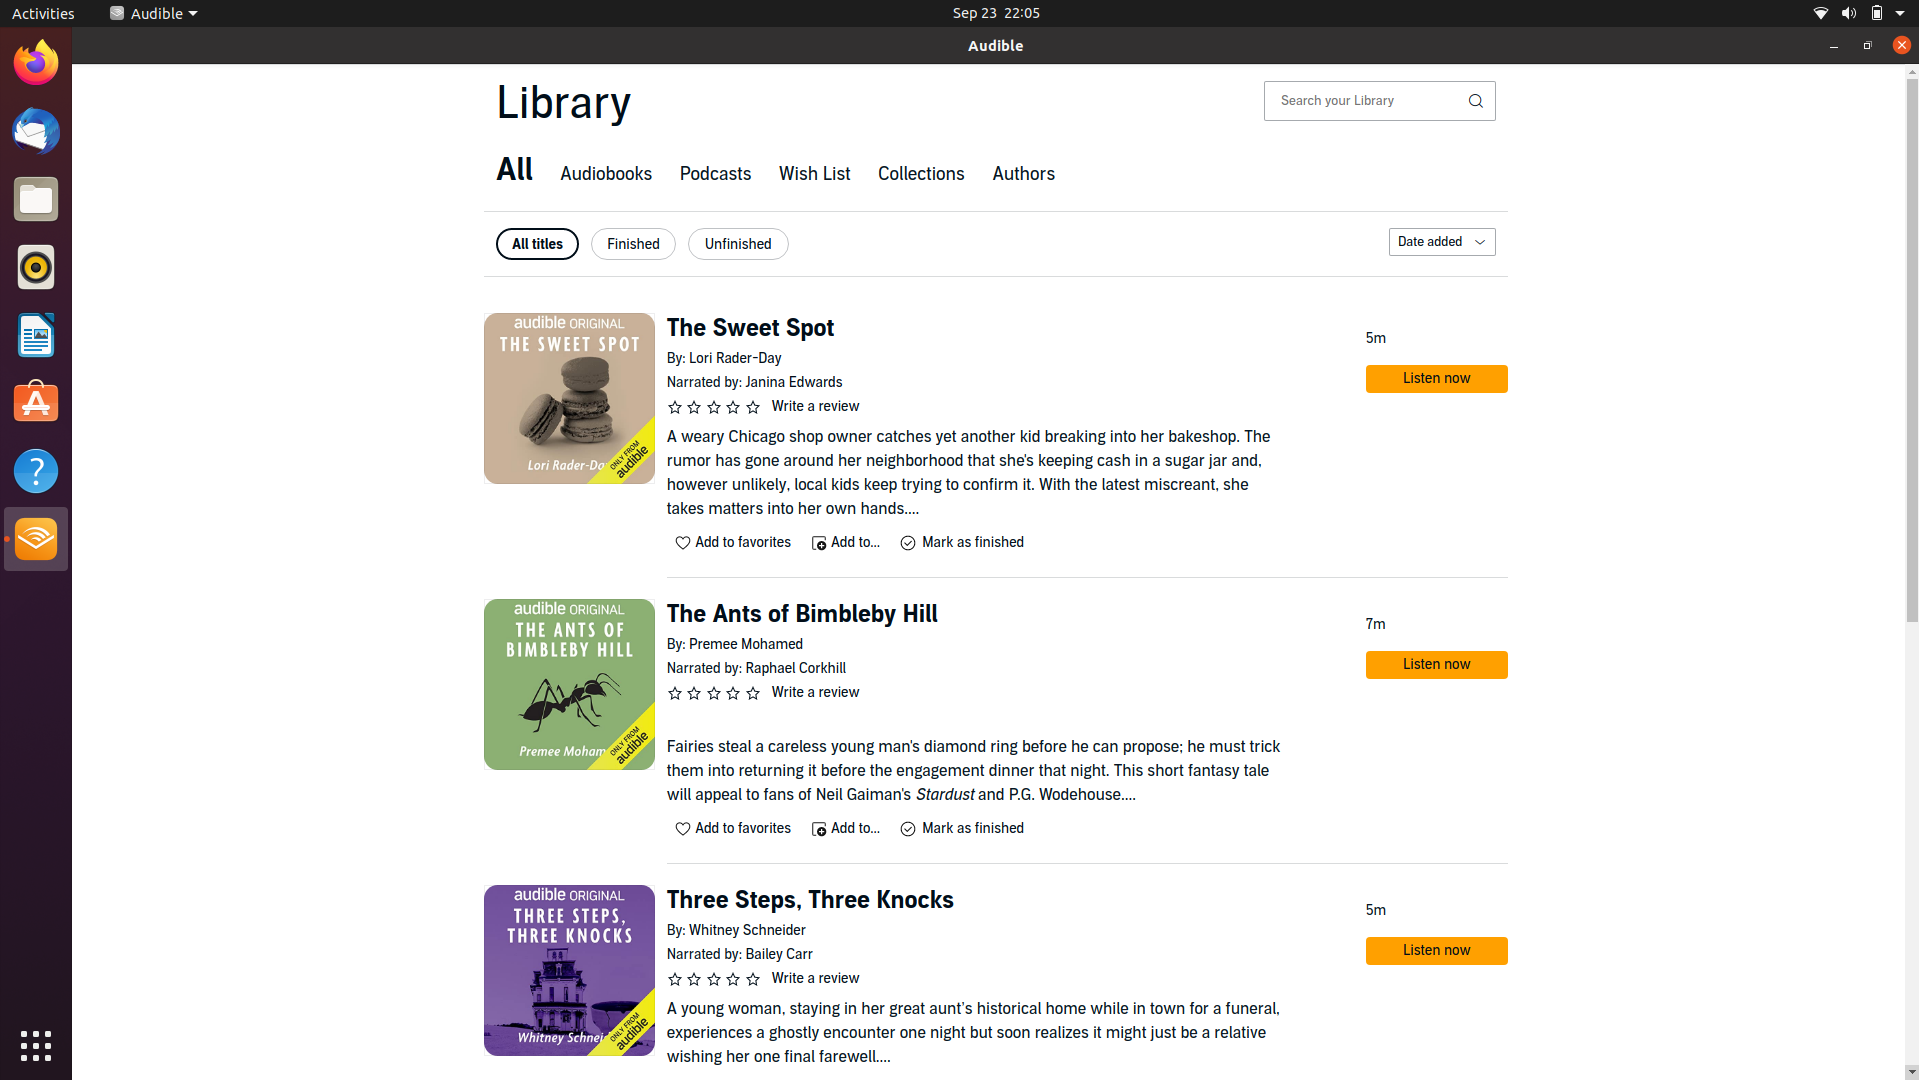 The width and height of the screenshot is (1919, 1080). I want to click on Mark "The Sweet Spot" as finished and check if it is there in finished tab, so click(960, 542).